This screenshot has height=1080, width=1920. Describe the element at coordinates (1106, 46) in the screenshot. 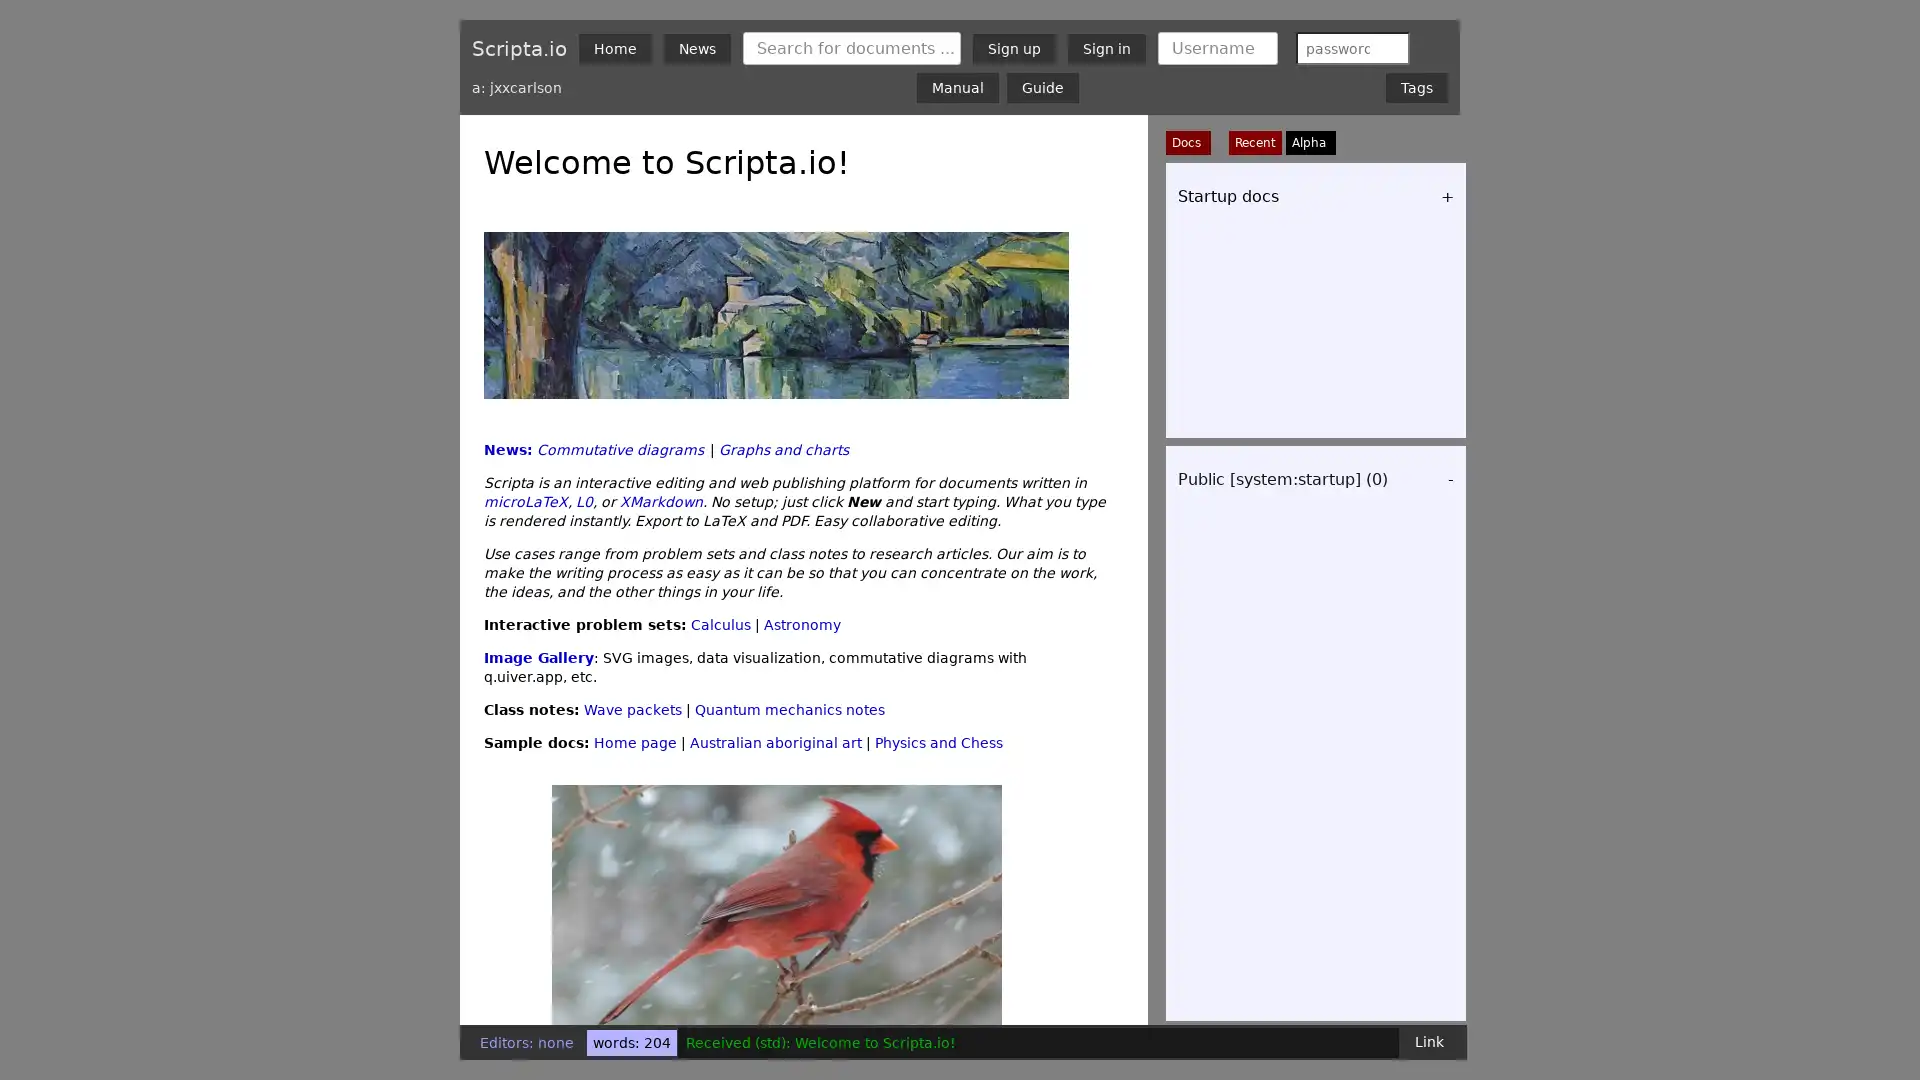

I see `Sign in` at that location.